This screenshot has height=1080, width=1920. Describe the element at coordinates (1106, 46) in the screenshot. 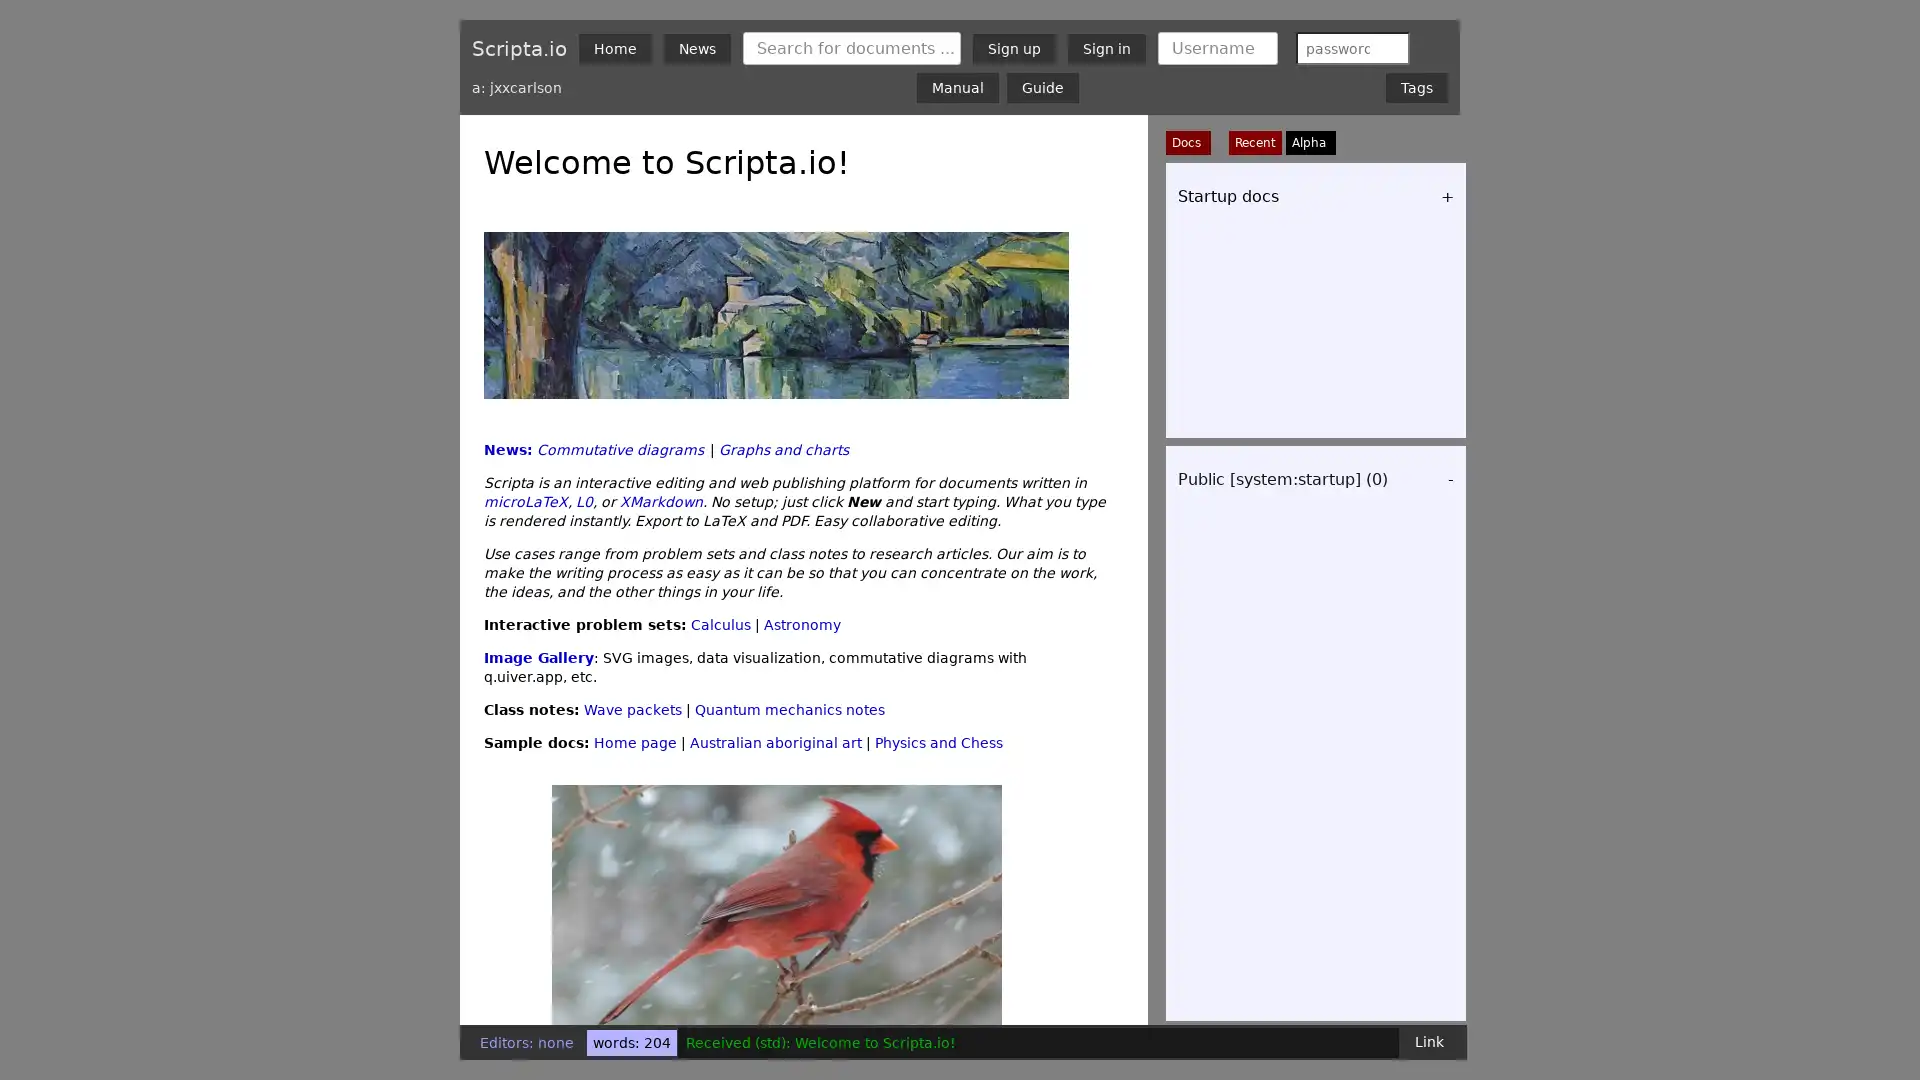

I see `Sign in` at that location.